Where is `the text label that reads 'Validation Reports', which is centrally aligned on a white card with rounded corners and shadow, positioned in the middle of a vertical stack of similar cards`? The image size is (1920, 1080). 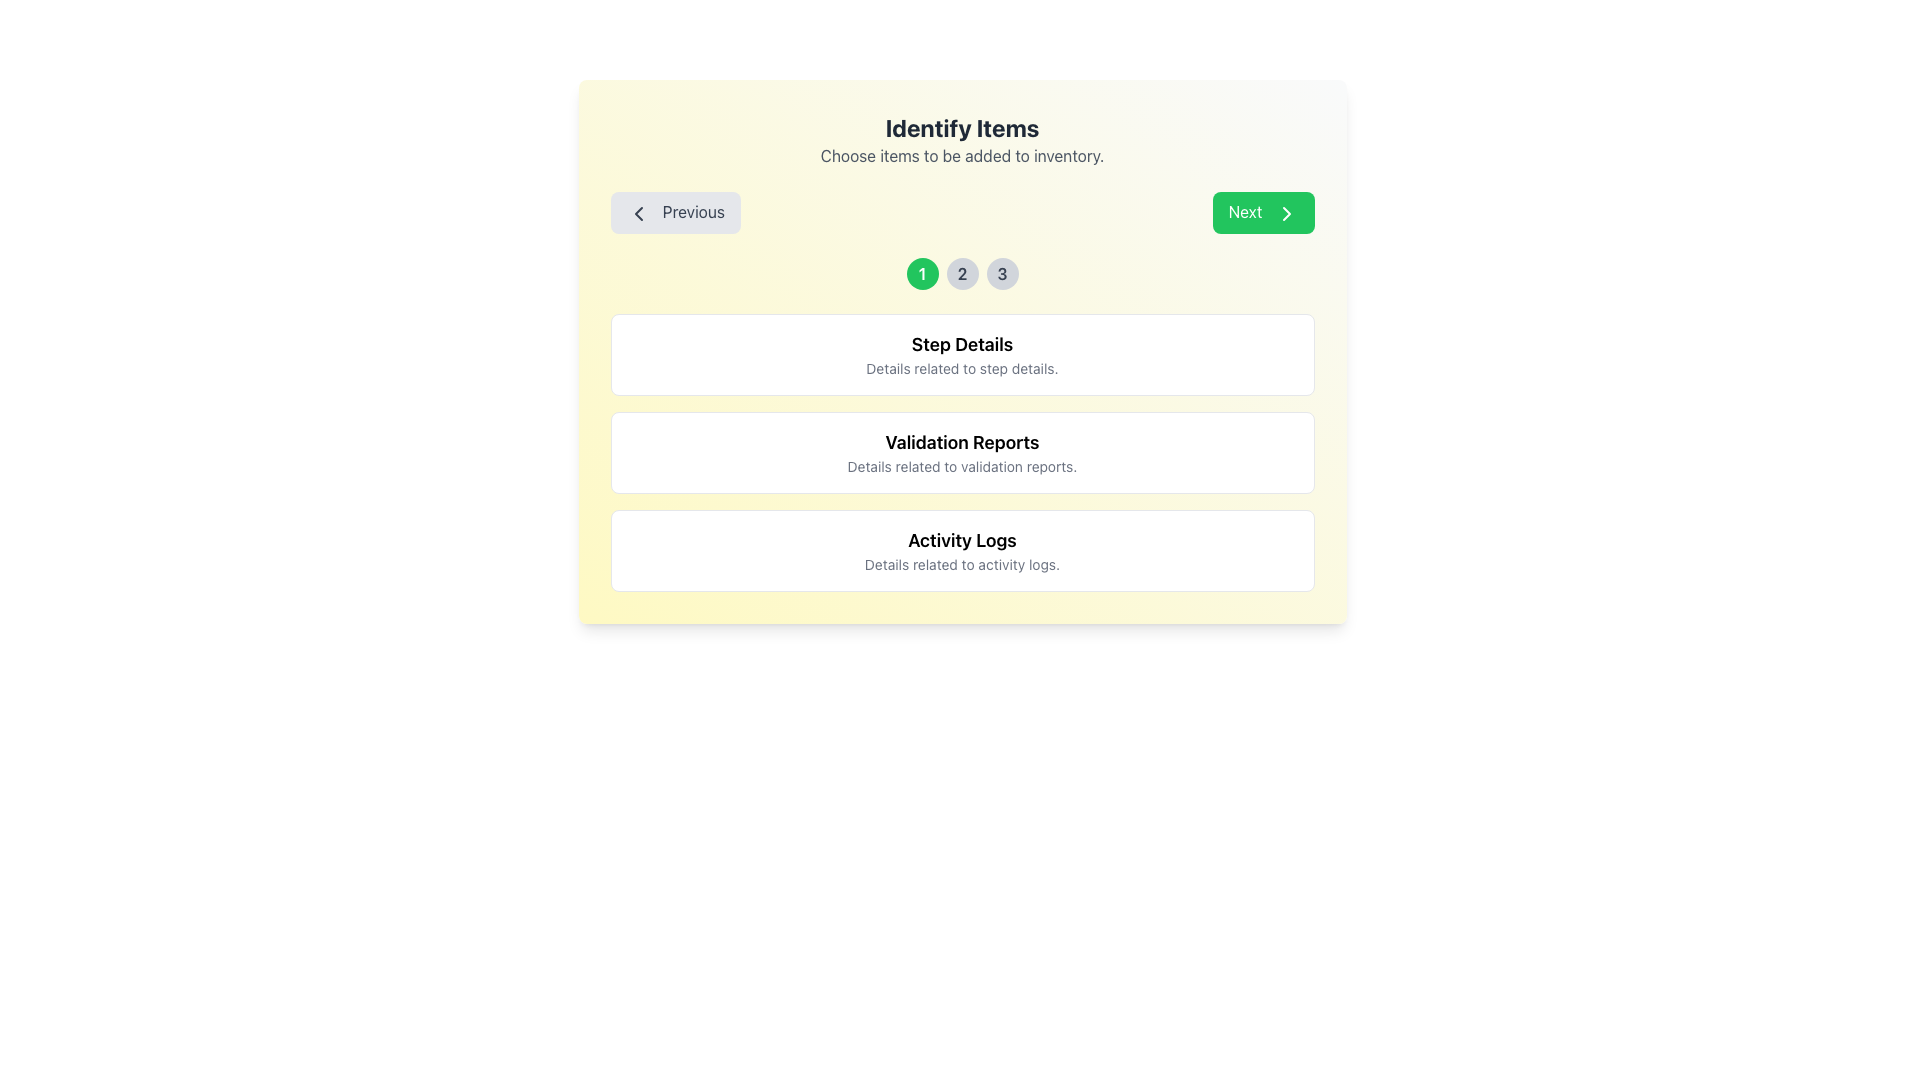
the text label that reads 'Validation Reports', which is centrally aligned on a white card with rounded corners and shadow, positioned in the middle of a vertical stack of similar cards is located at coordinates (962, 441).